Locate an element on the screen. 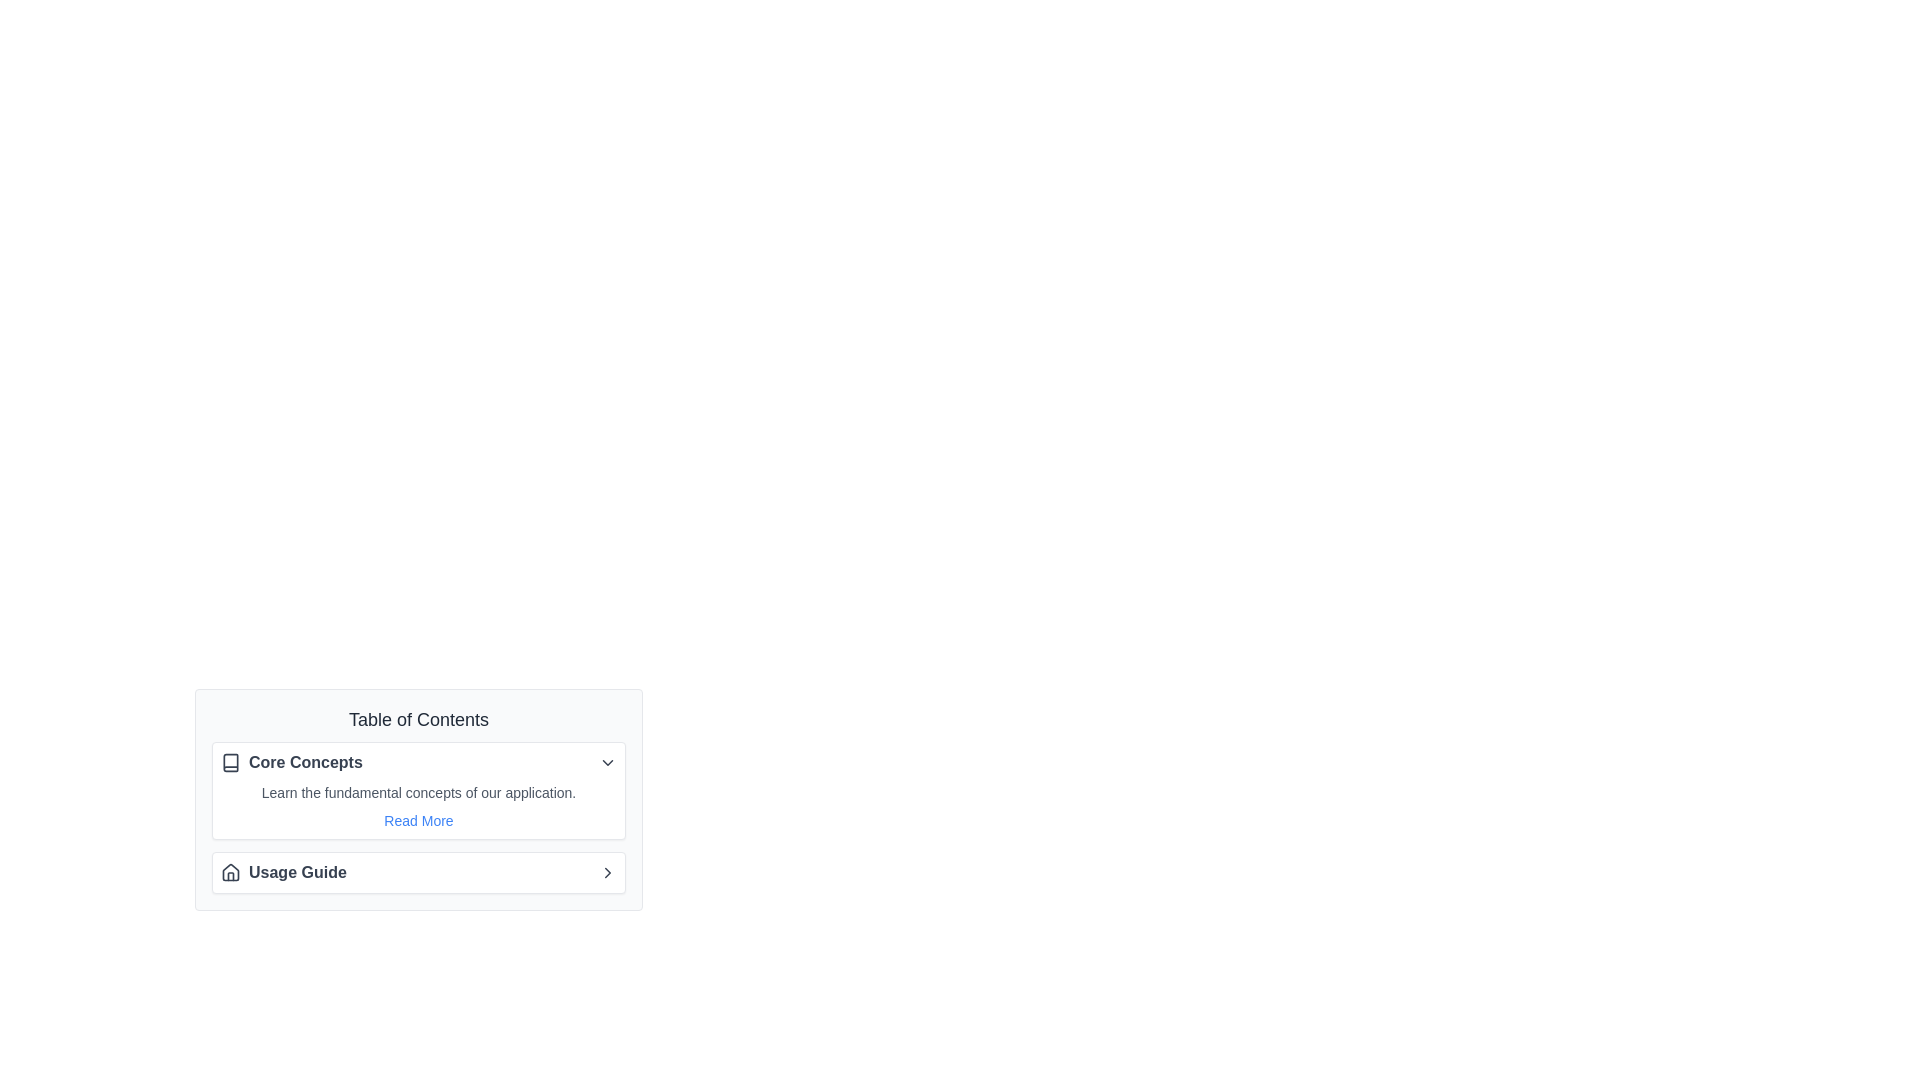 The height and width of the screenshot is (1080, 1920). the first Informational card in the 'Table of Contents' section, which has a light gray background and contains a 'Read More' hyperlink is located at coordinates (417, 817).